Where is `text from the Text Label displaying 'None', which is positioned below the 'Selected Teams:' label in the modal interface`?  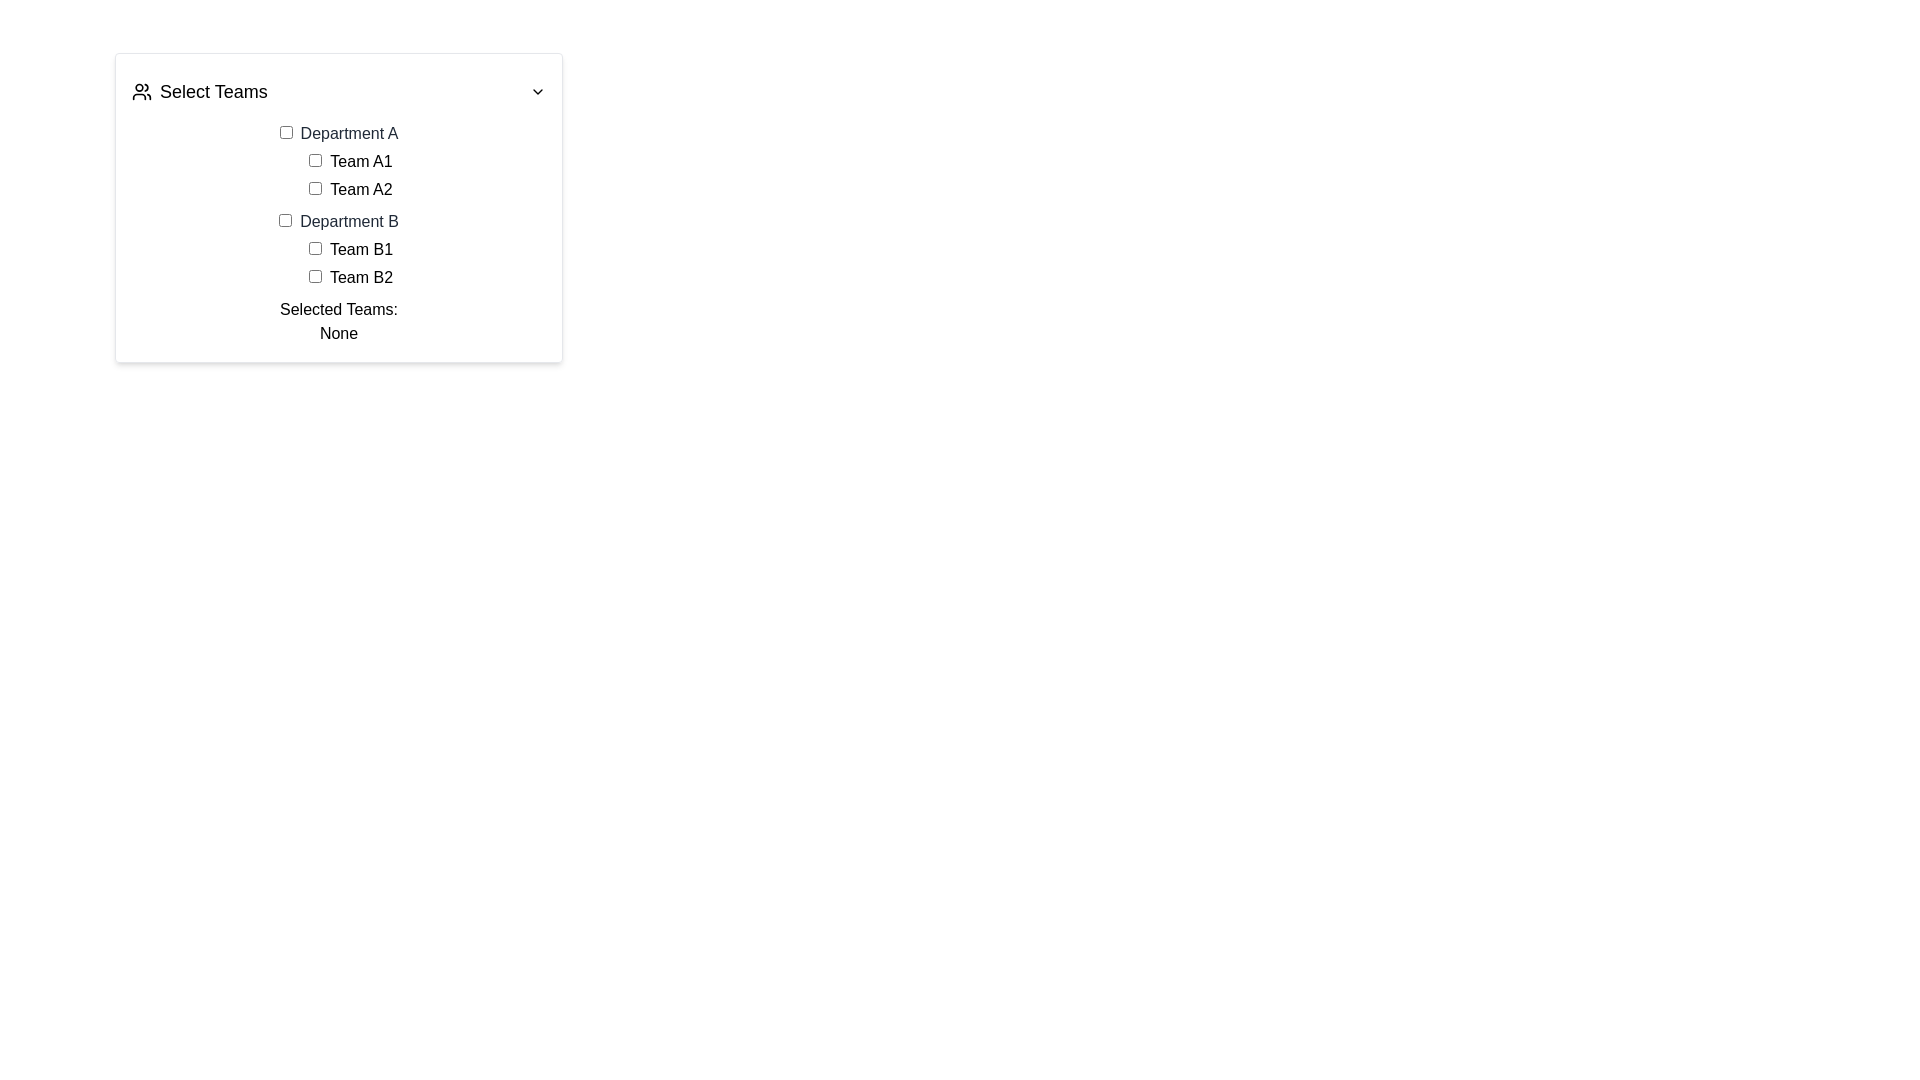
text from the Text Label displaying 'None', which is positioned below the 'Selected Teams:' label in the modal interface is located at coordinates (339, 333).